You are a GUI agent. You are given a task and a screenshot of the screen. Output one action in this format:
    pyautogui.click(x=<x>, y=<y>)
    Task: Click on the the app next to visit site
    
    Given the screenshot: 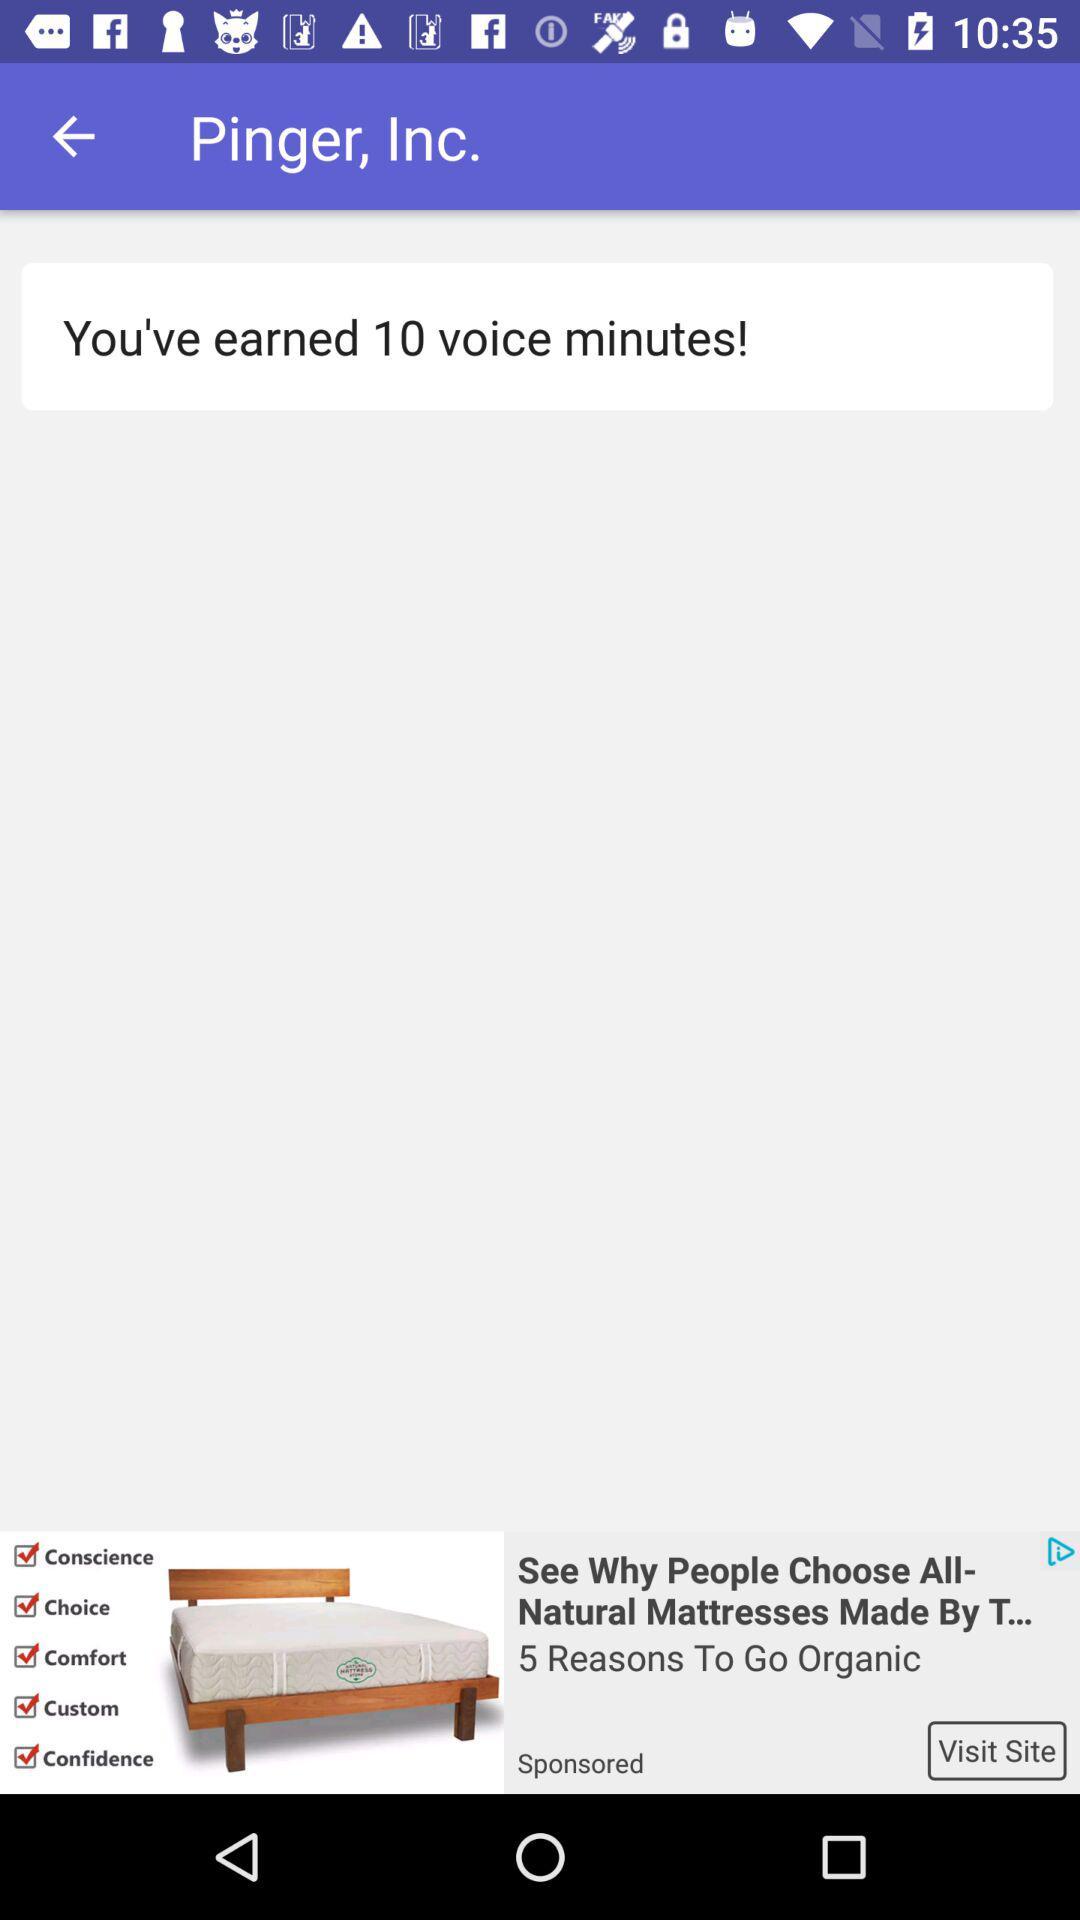 What is the action you would take?
    pyautogui.click(x=722, y=1749)
    